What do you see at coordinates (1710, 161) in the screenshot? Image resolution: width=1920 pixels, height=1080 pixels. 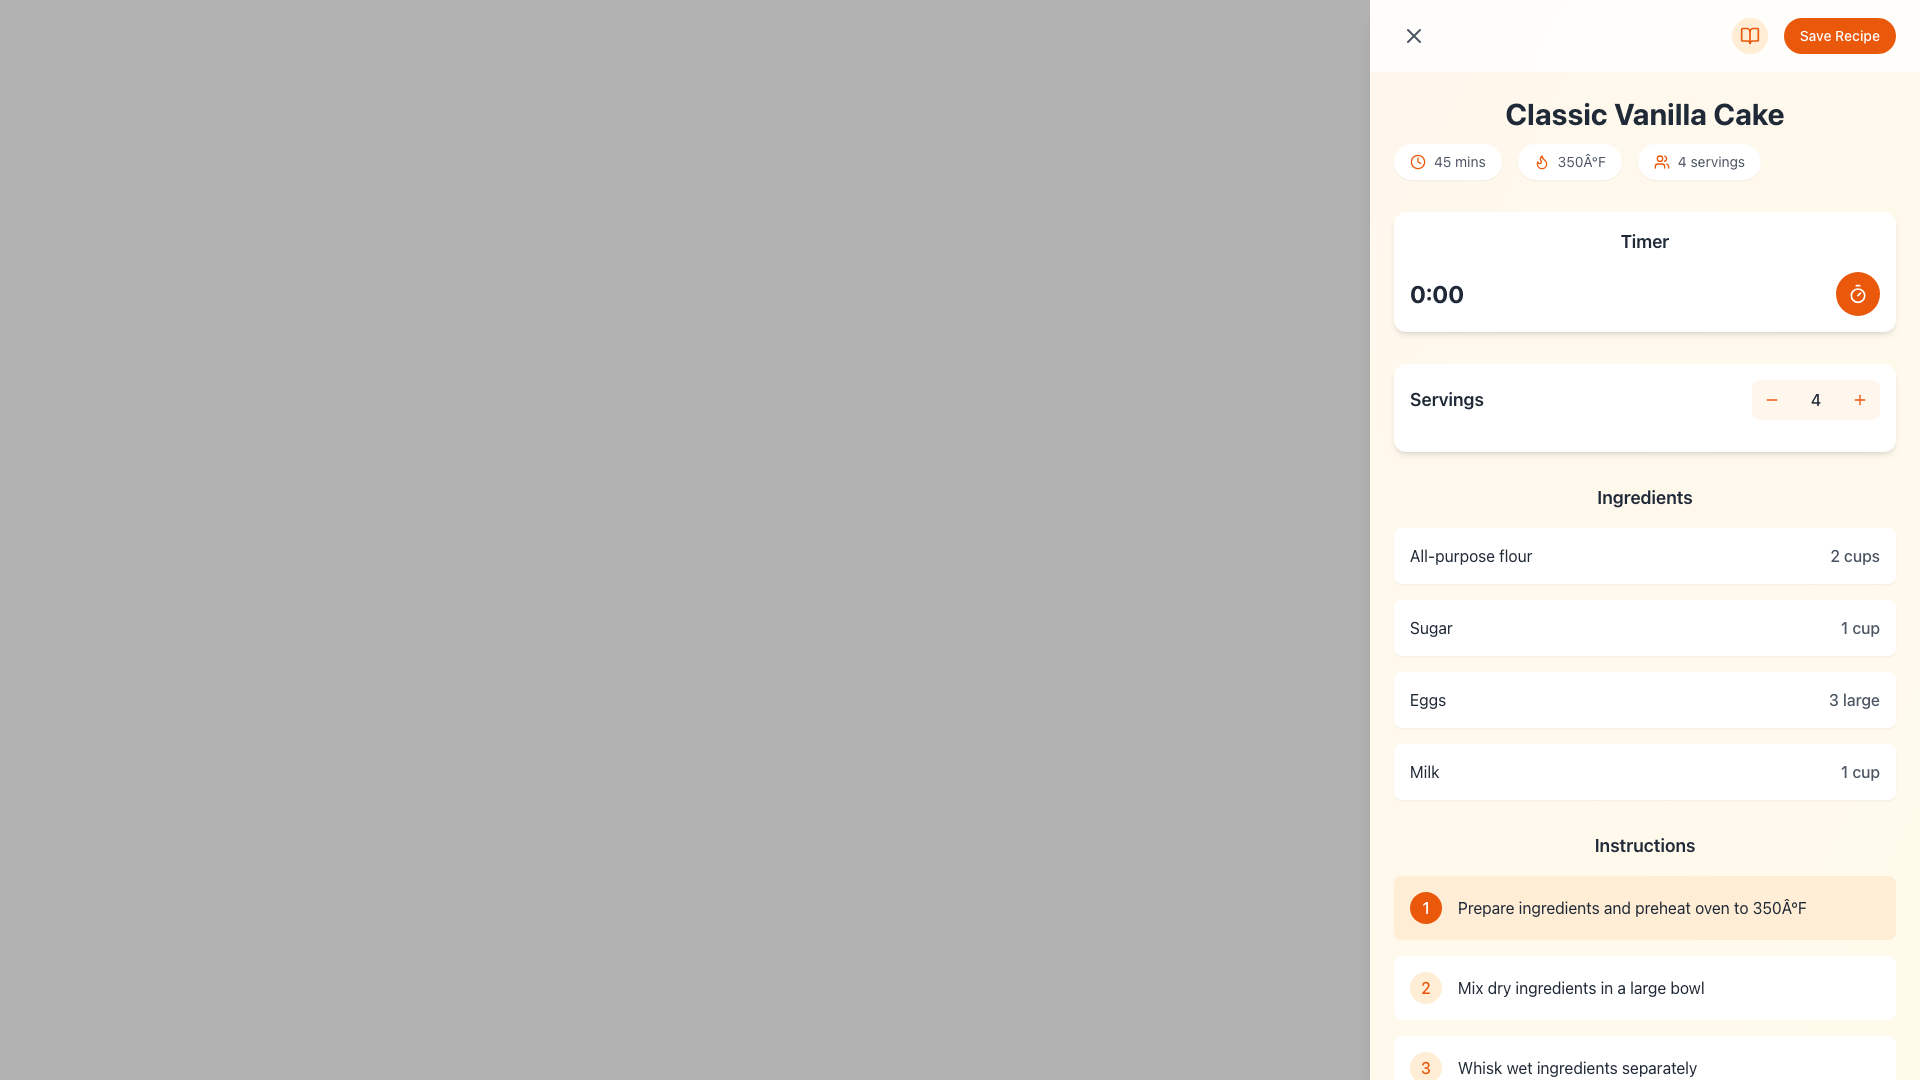 I see `the text label that indicates the number of servings for the recipe, positioned to the right of the user icon in the top section of the interface beneath the recipe title` at bounding box center [1710, 161].